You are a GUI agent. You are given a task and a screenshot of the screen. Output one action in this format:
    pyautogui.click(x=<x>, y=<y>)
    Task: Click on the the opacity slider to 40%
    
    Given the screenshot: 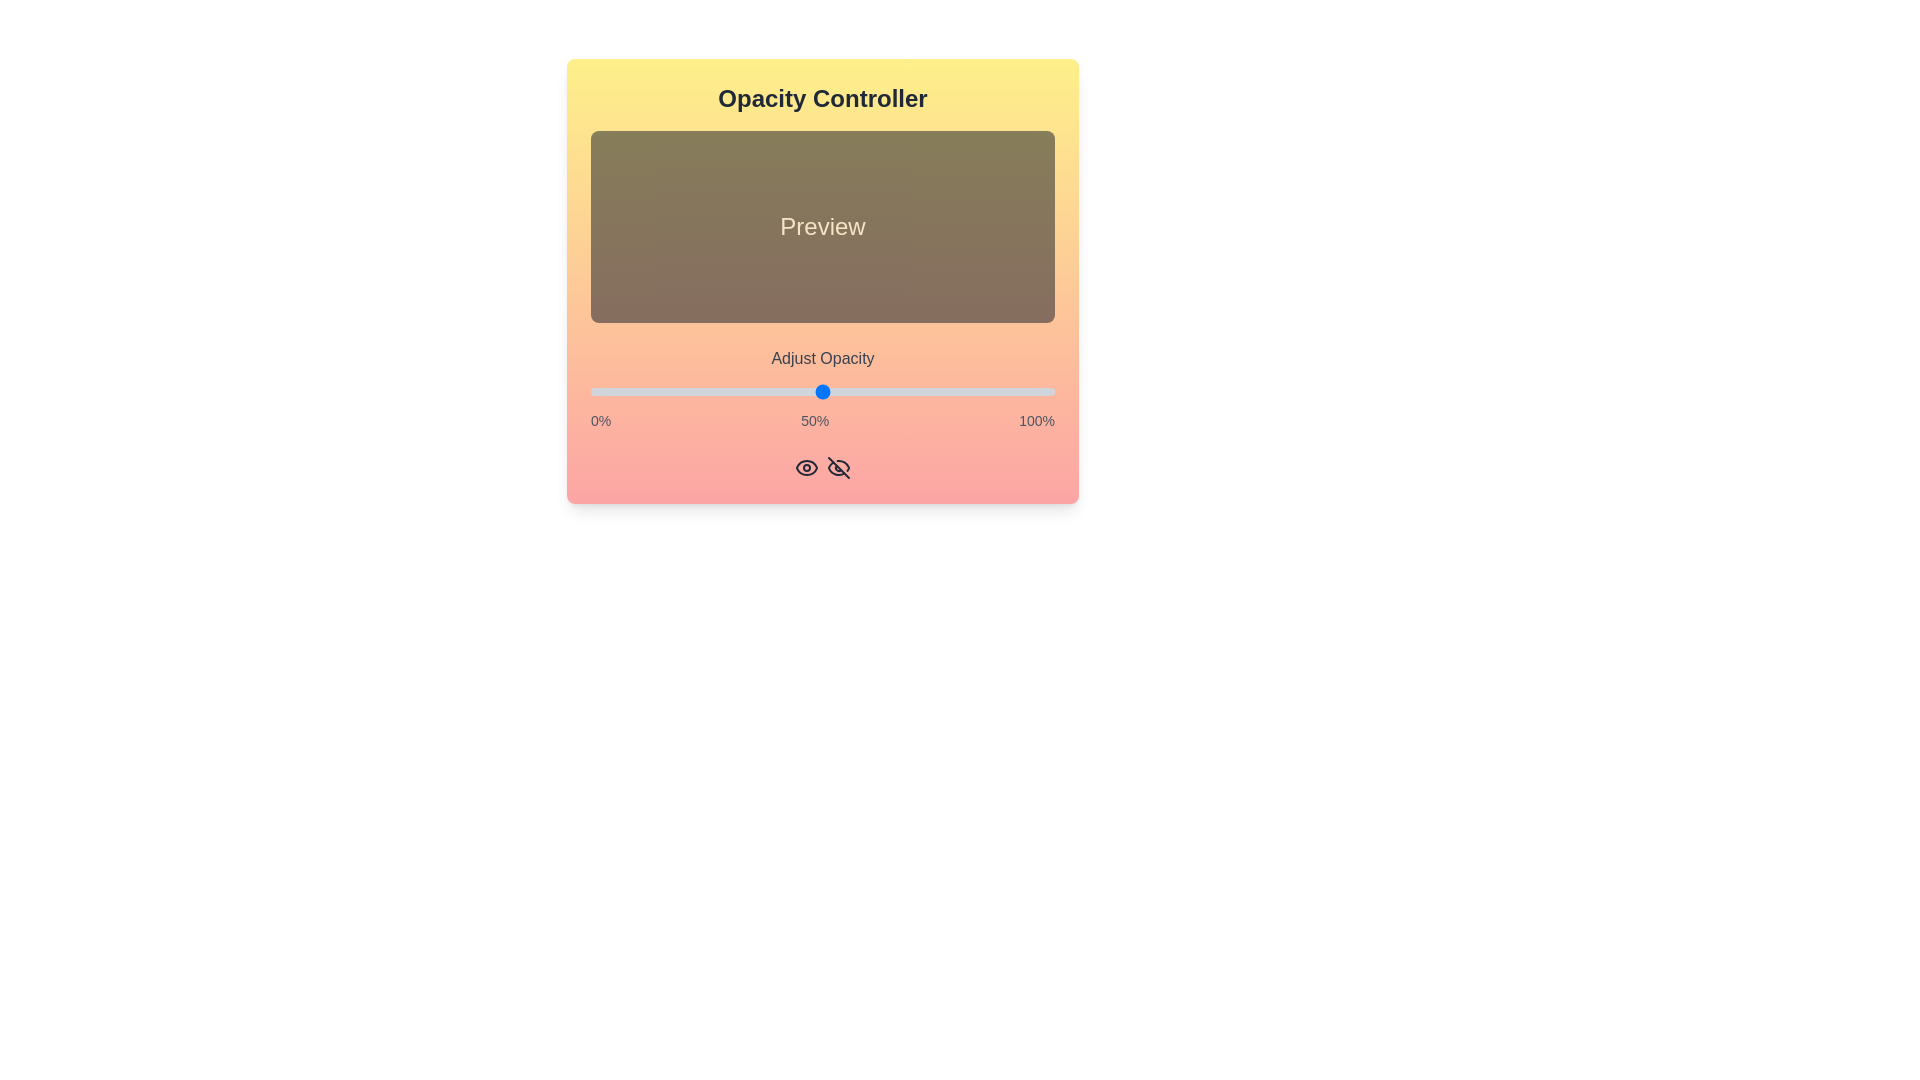 What is the action you would take?
    pyautogui.click(x=775, y=392)
    